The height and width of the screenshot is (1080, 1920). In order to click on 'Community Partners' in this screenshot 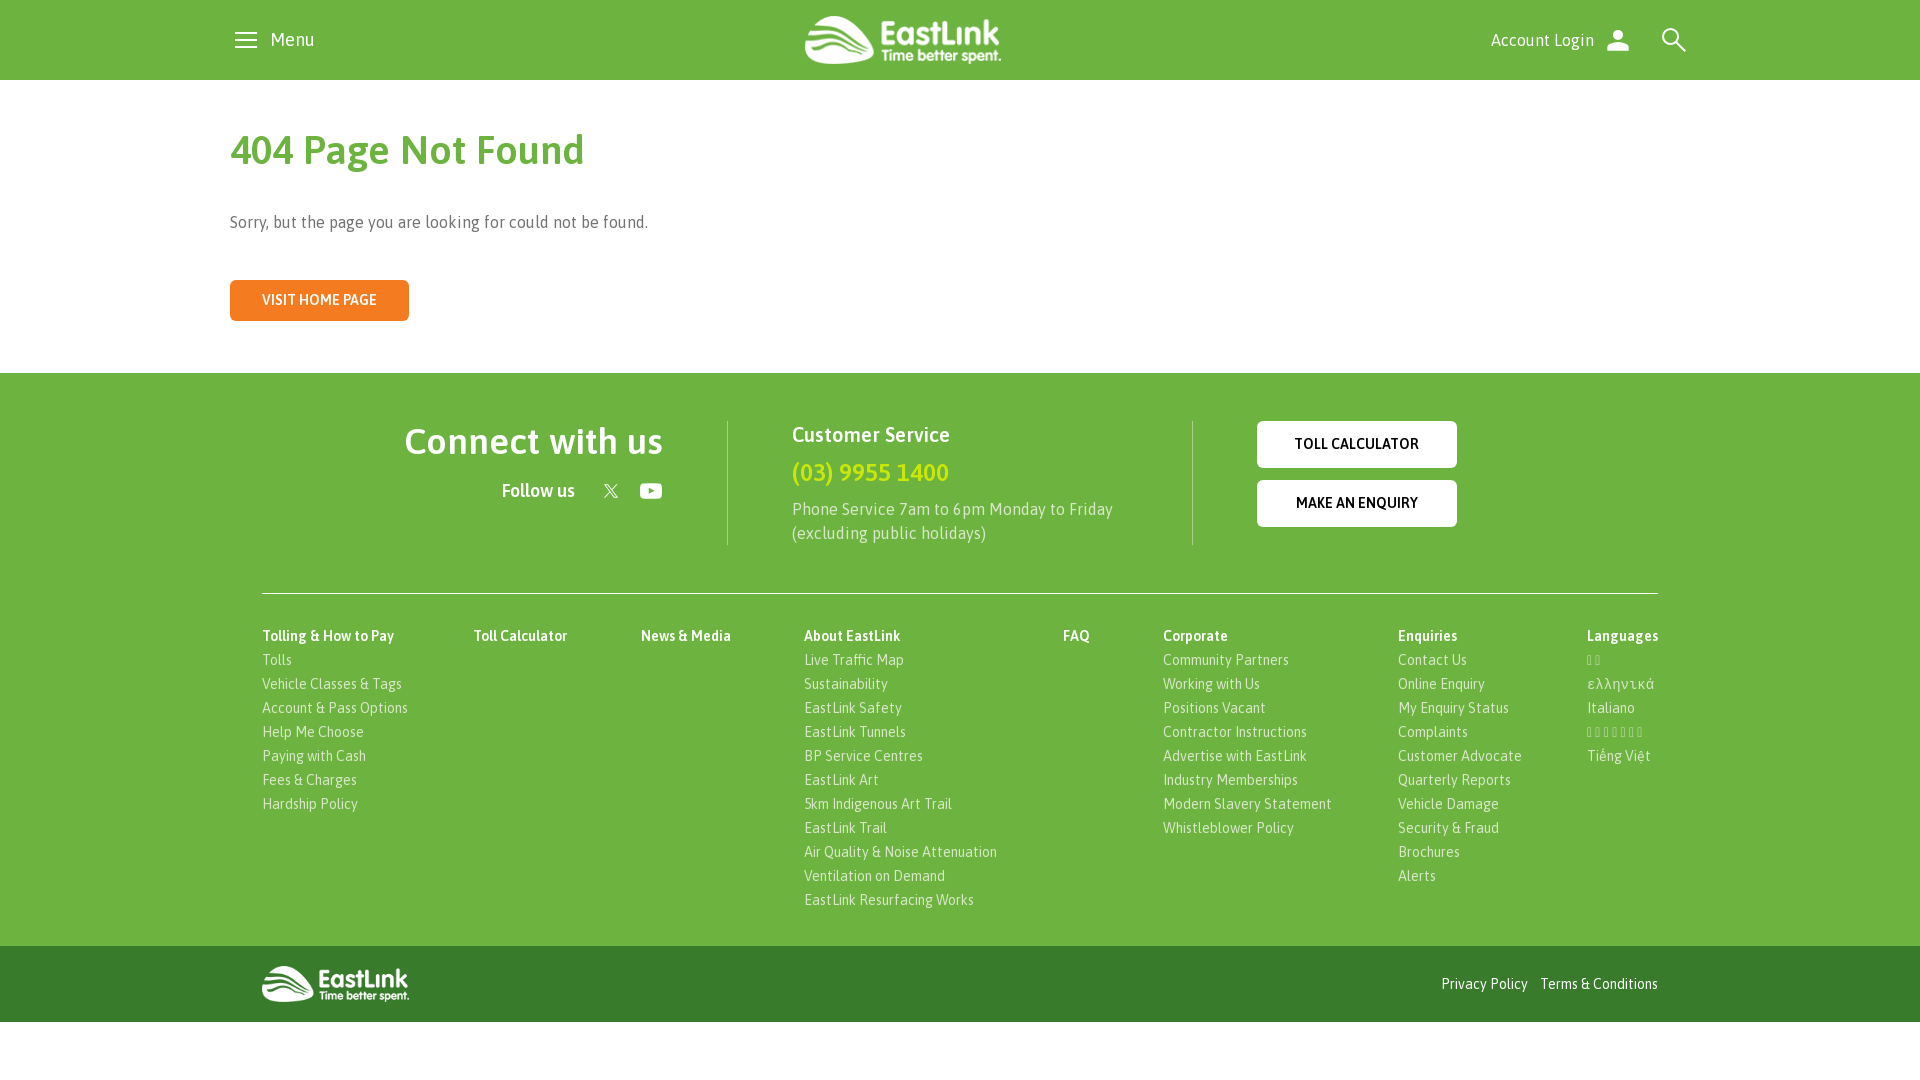, I will do `click(1232, 659)`.